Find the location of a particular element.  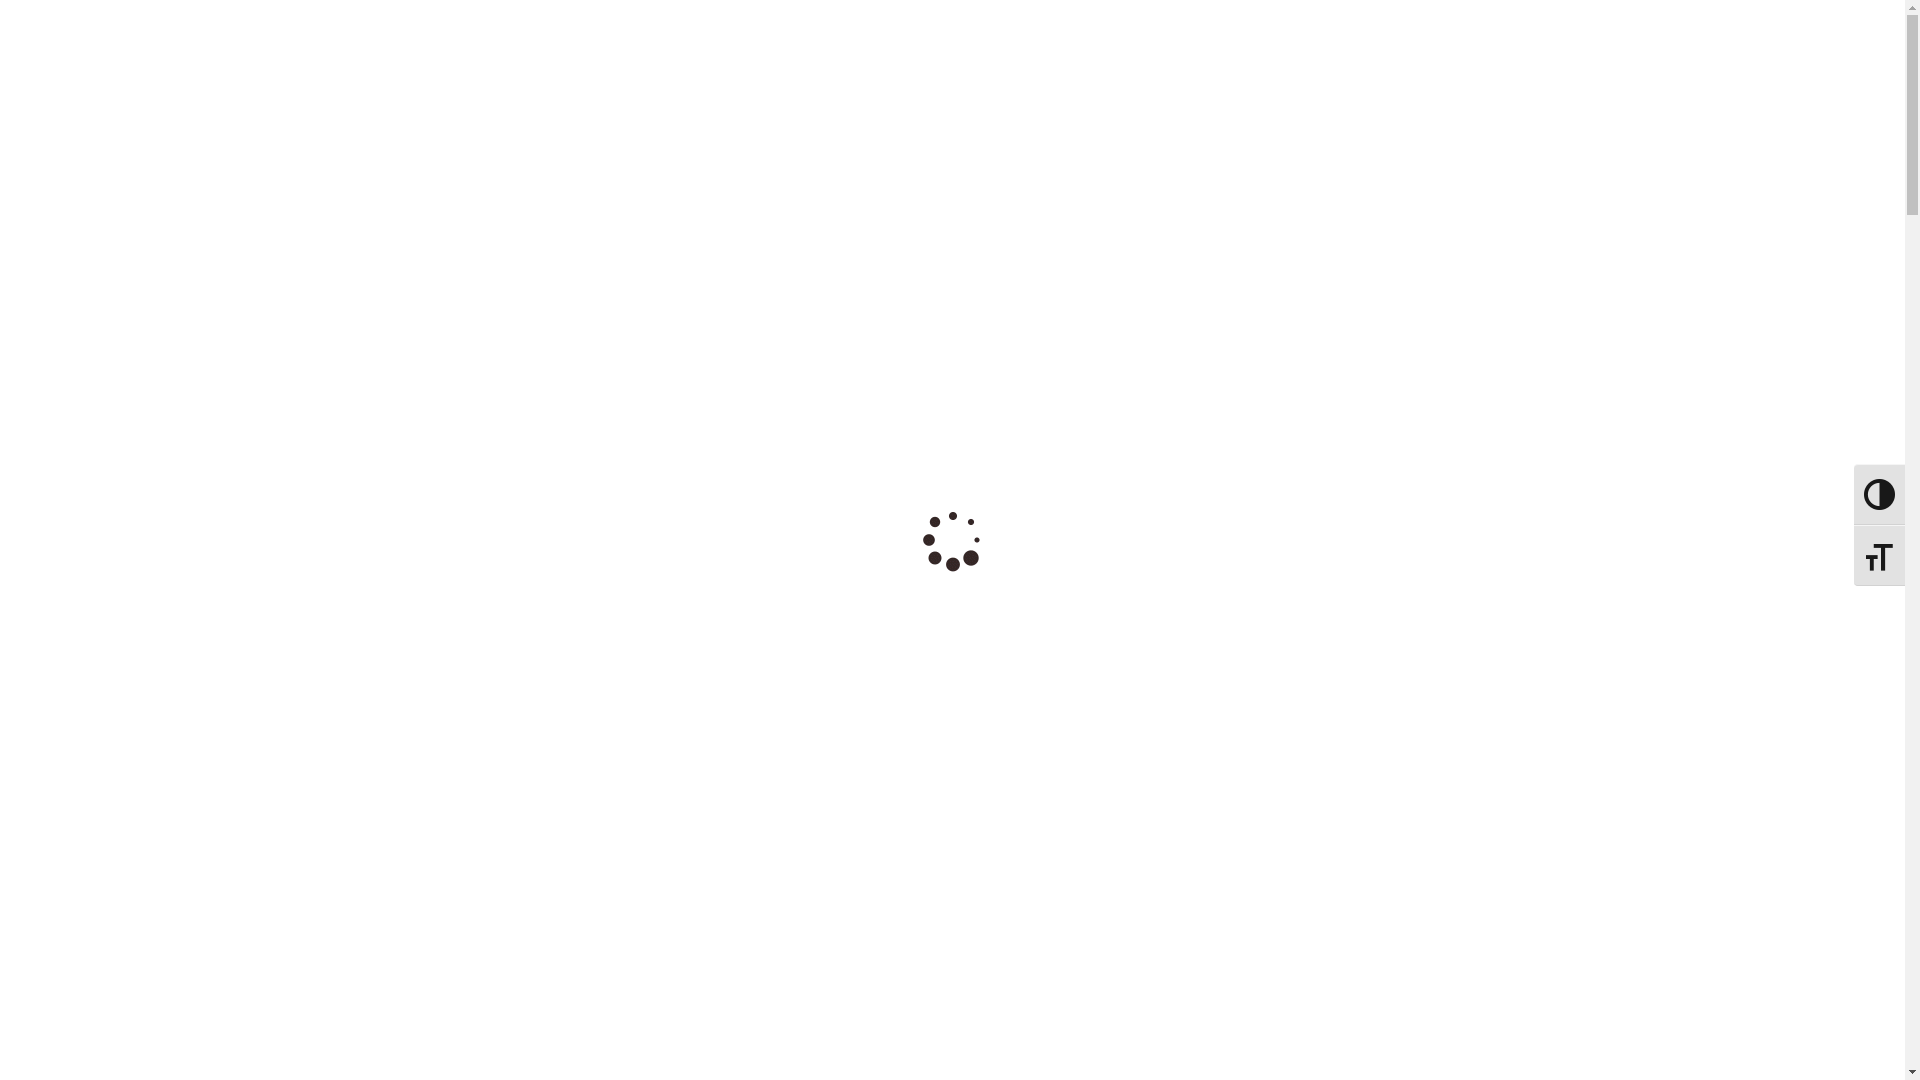

'Toggle High Contrast' is located at coordinates (952, 9).